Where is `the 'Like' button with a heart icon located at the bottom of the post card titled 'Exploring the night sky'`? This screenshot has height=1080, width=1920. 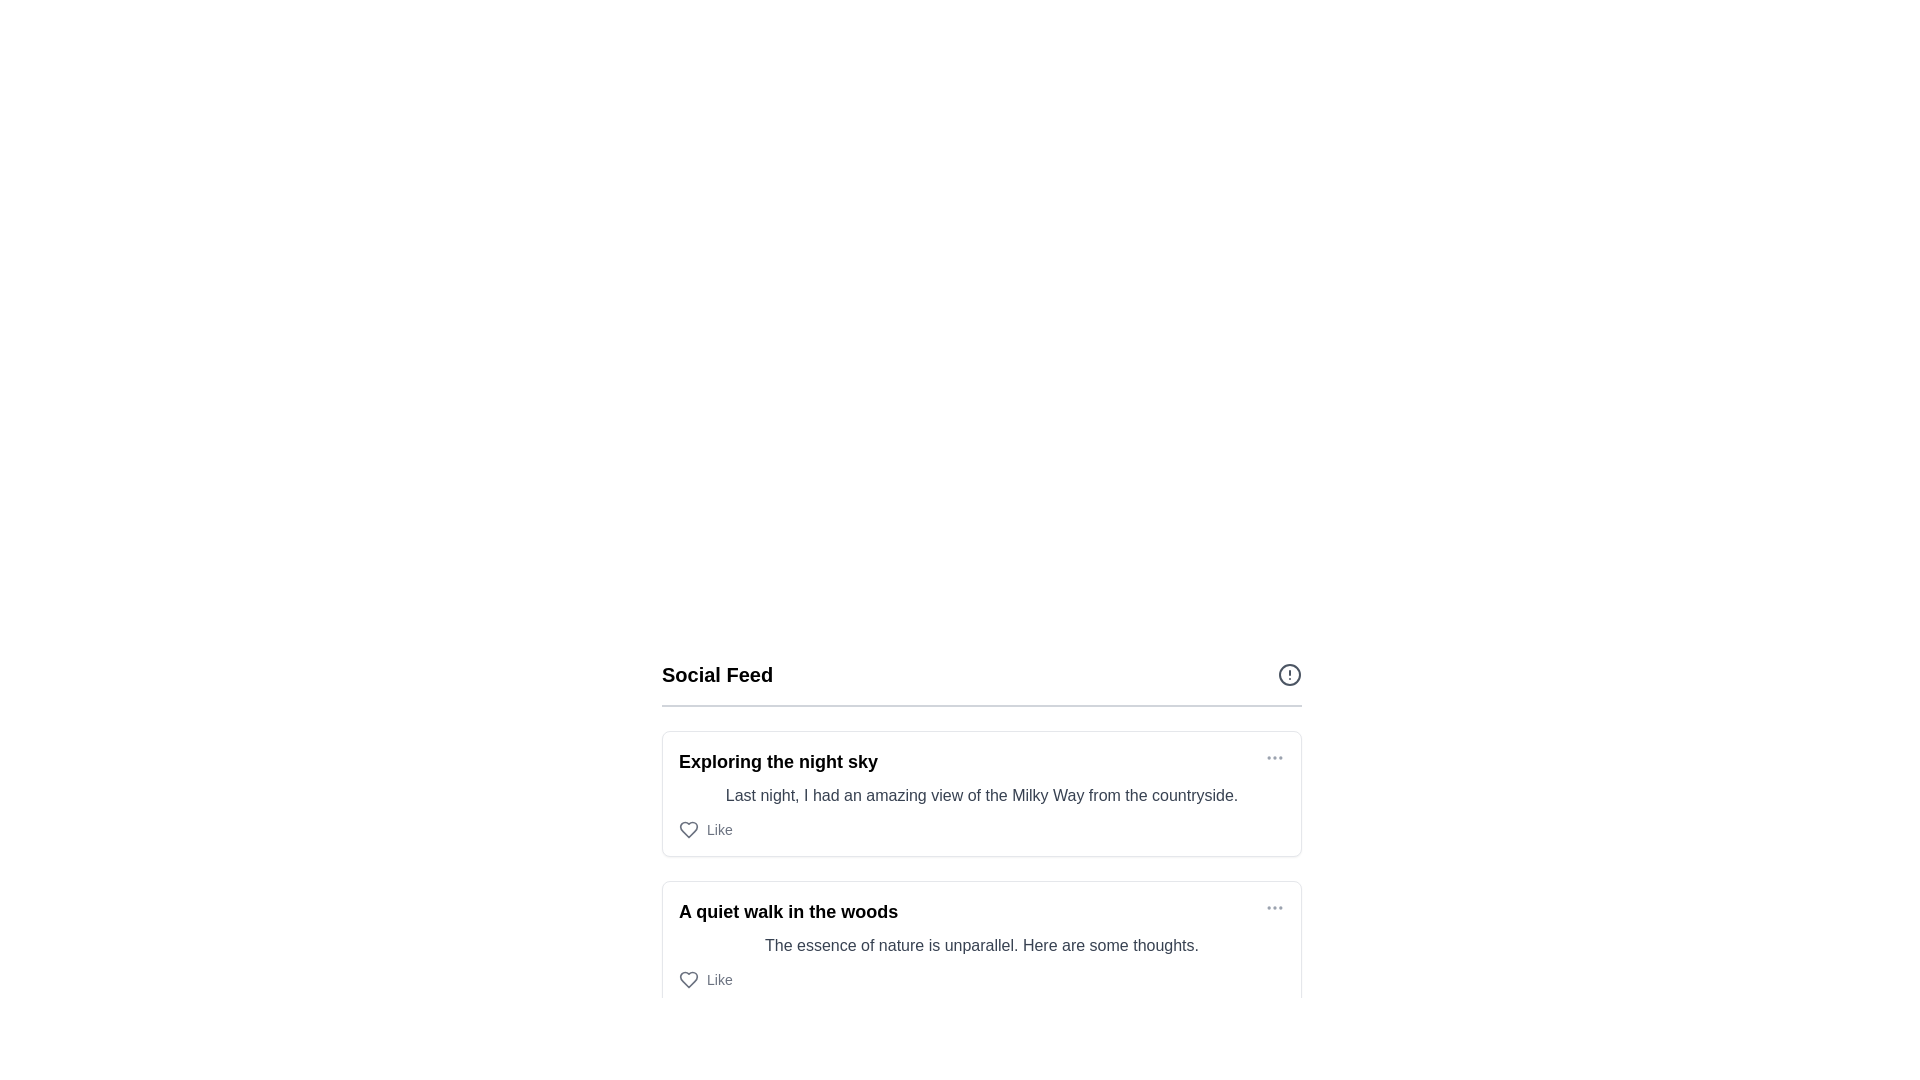 the 'Like' button with a heart icon located at the bottom of the post card titled 'Exploring the night sky' is located at coordinates (705, 829).